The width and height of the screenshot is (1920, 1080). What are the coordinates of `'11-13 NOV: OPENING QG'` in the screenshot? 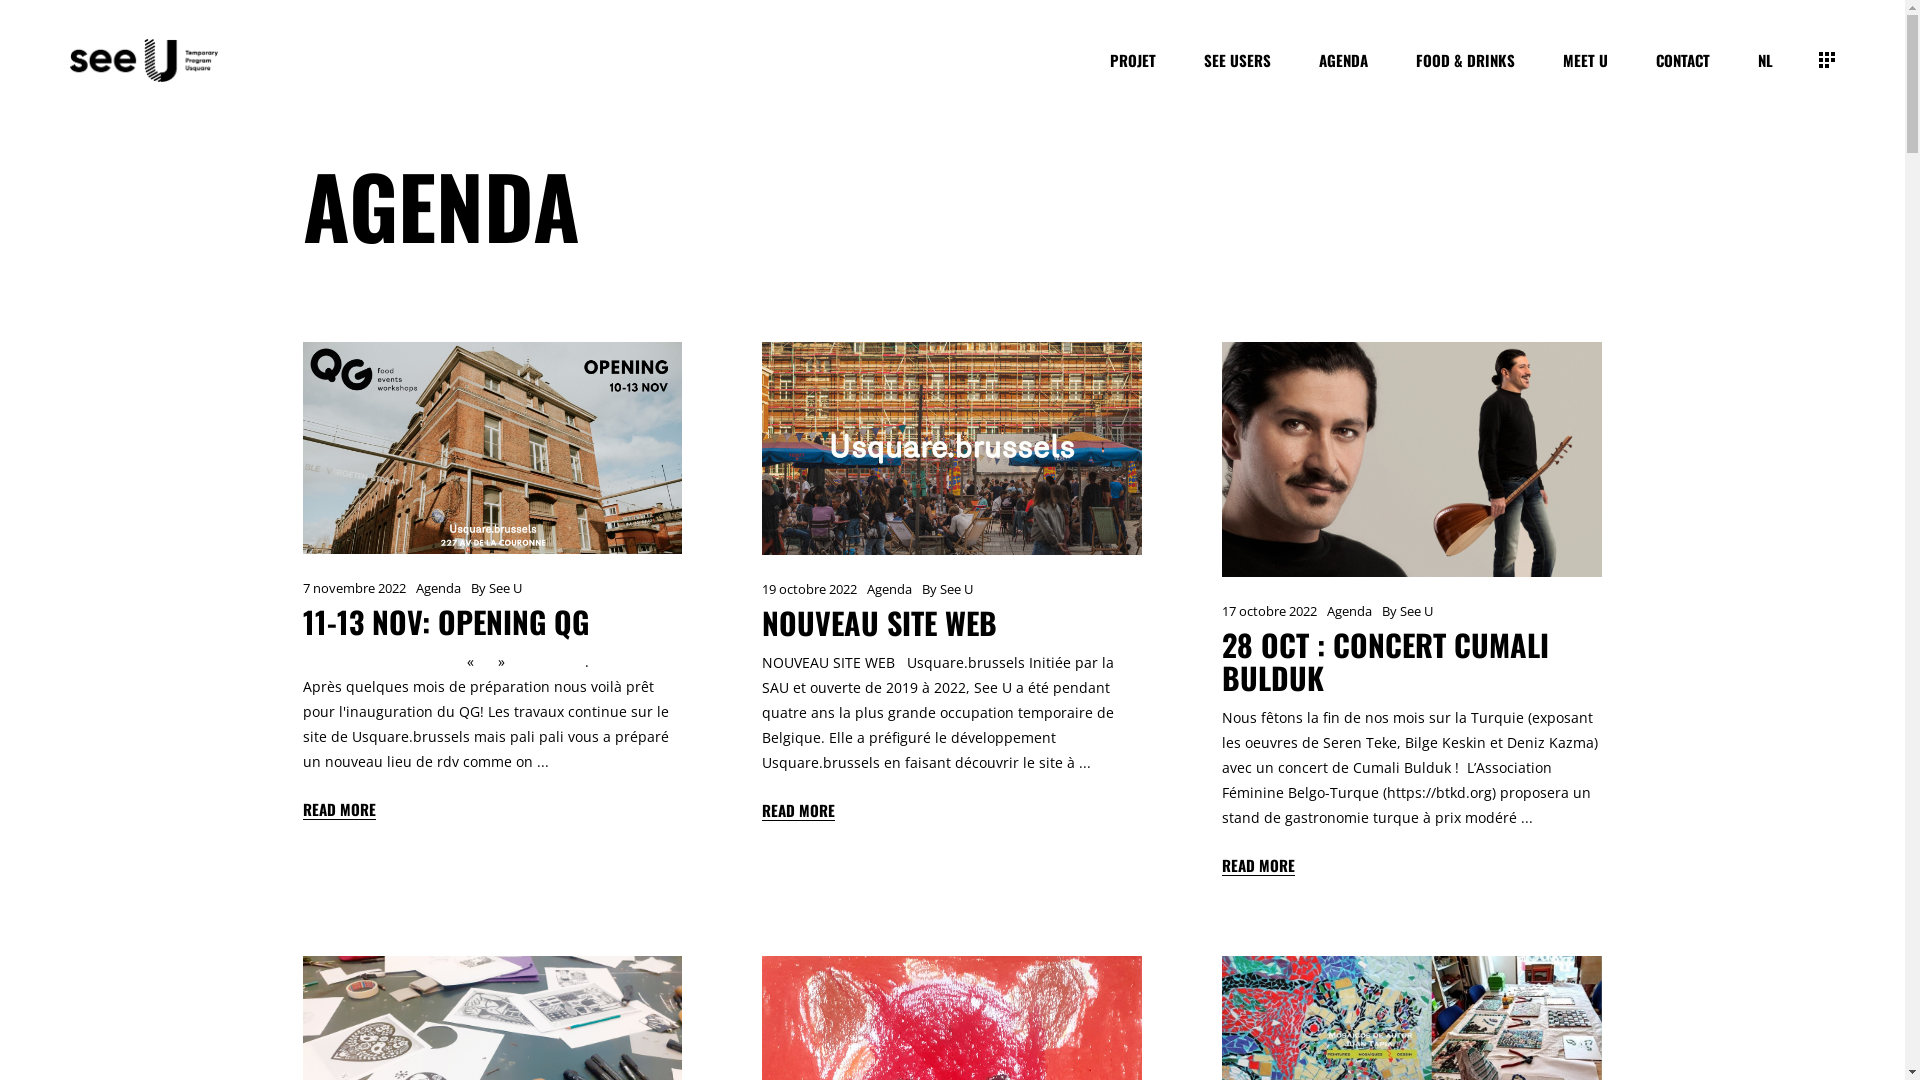 It's located at (444, 620).